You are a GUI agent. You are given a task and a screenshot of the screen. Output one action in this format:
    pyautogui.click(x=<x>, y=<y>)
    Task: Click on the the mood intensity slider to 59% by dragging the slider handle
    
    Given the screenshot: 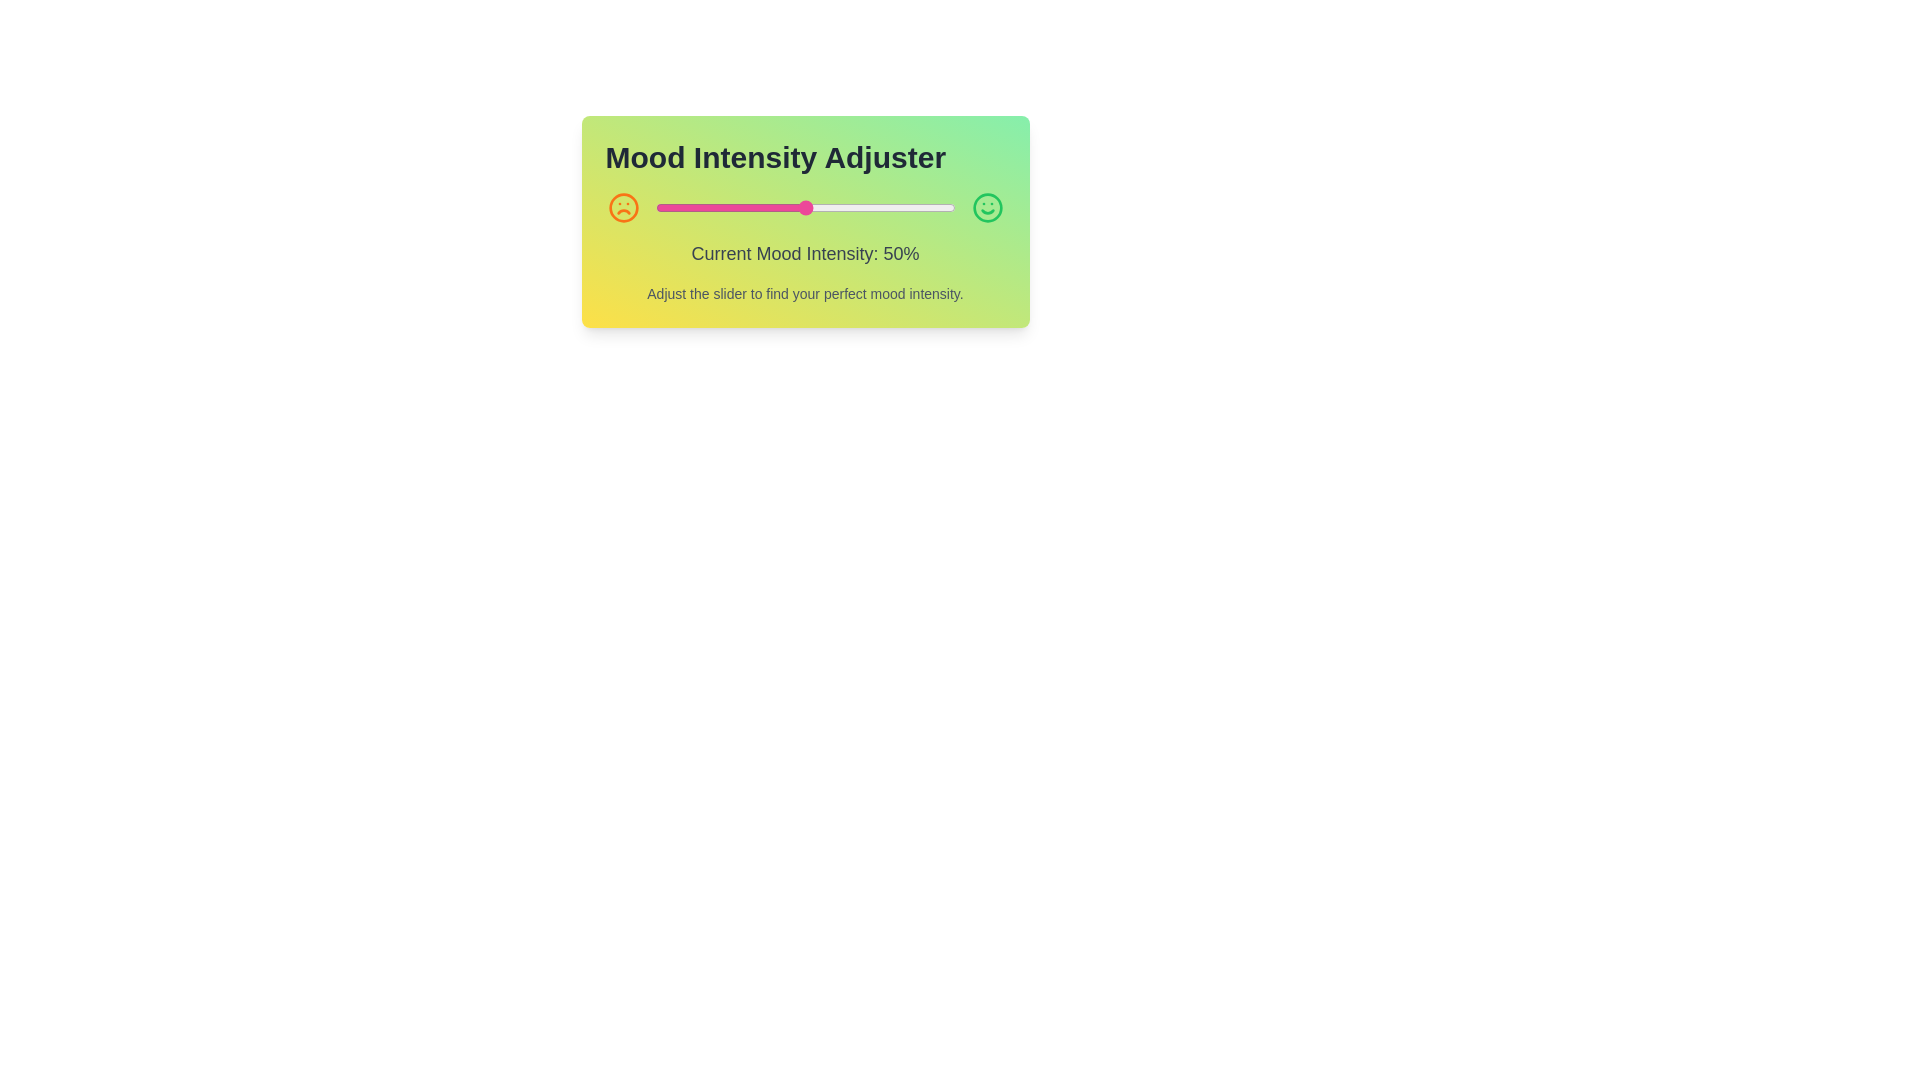 What is the action you would take?
    pyautogui.click(x=832, y=208)
    